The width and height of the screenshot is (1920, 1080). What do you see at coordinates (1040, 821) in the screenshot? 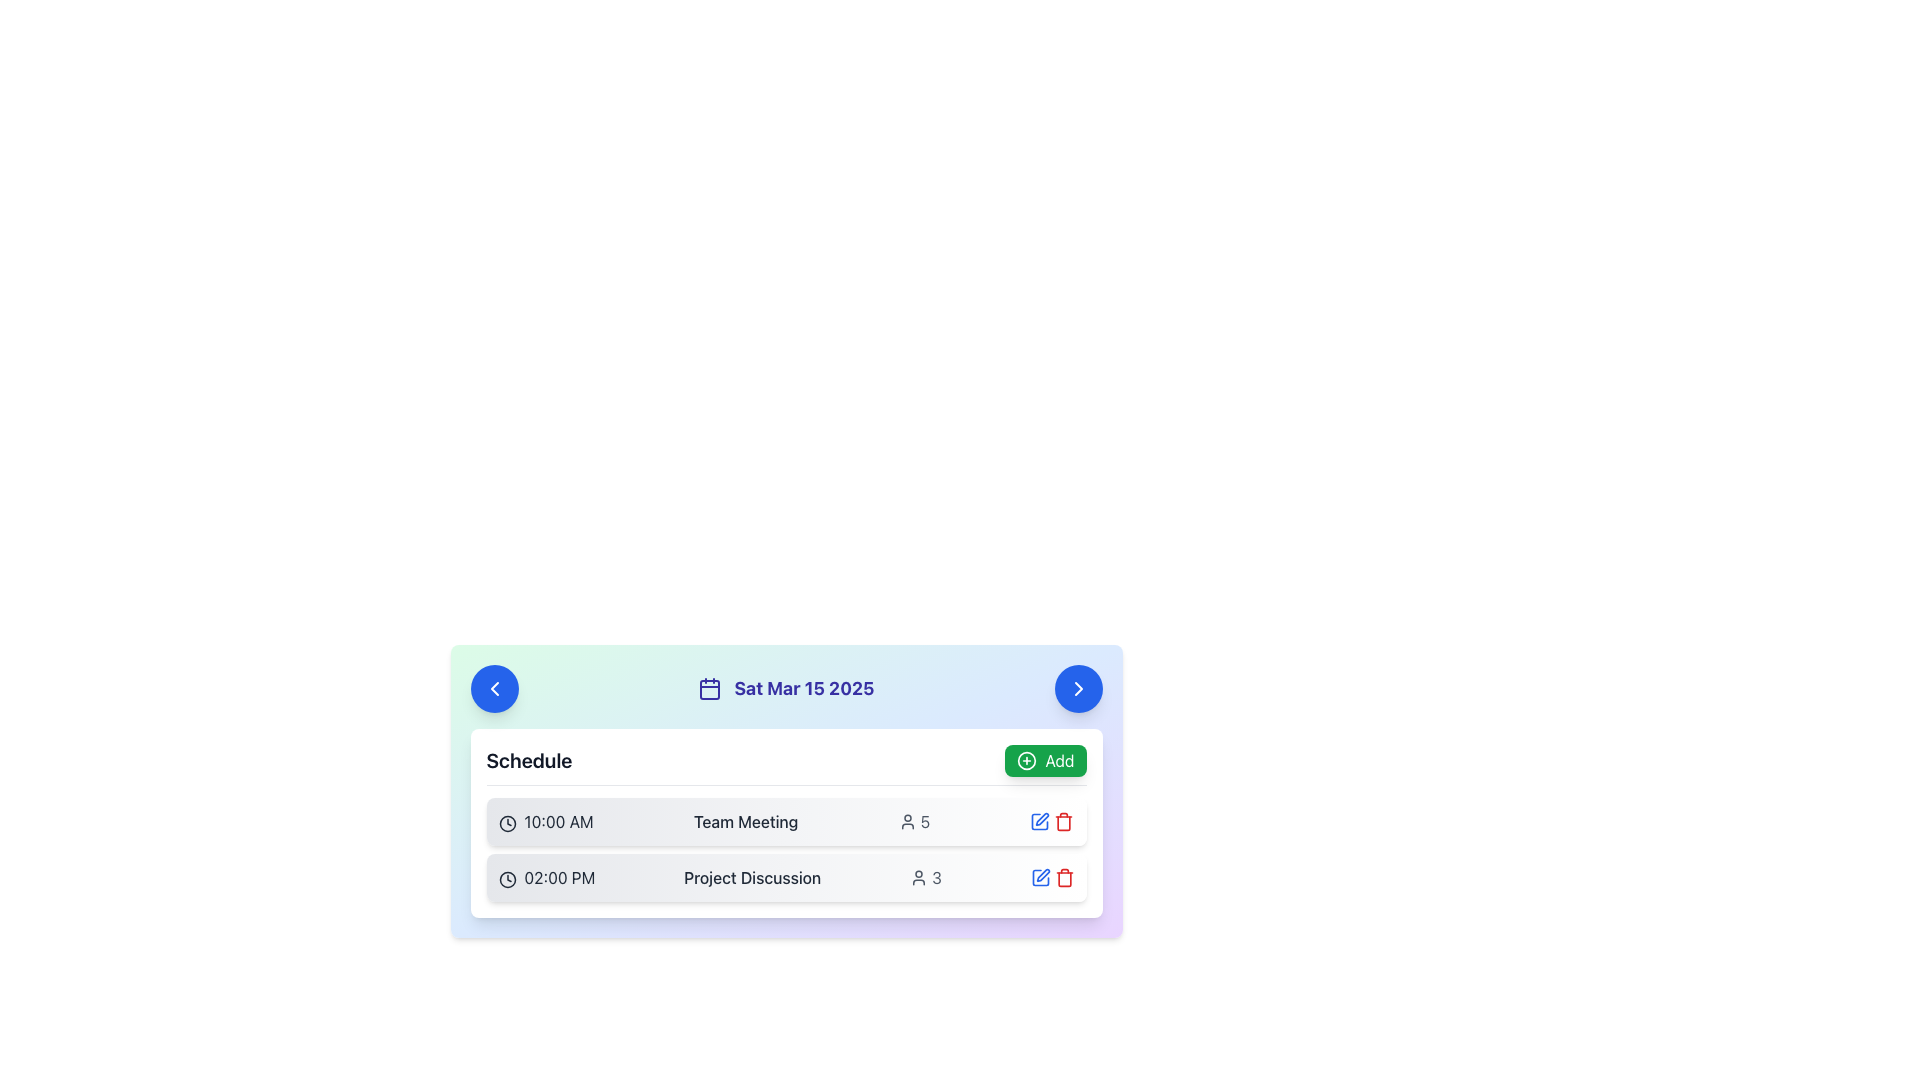
I see `the editable task icon featuring a pen overlay, which is a square frame icon located on the right-hand side of the interface, adjacent to the 'Project Discussion' task row's edit icon` at bounding box center [1040, 821].